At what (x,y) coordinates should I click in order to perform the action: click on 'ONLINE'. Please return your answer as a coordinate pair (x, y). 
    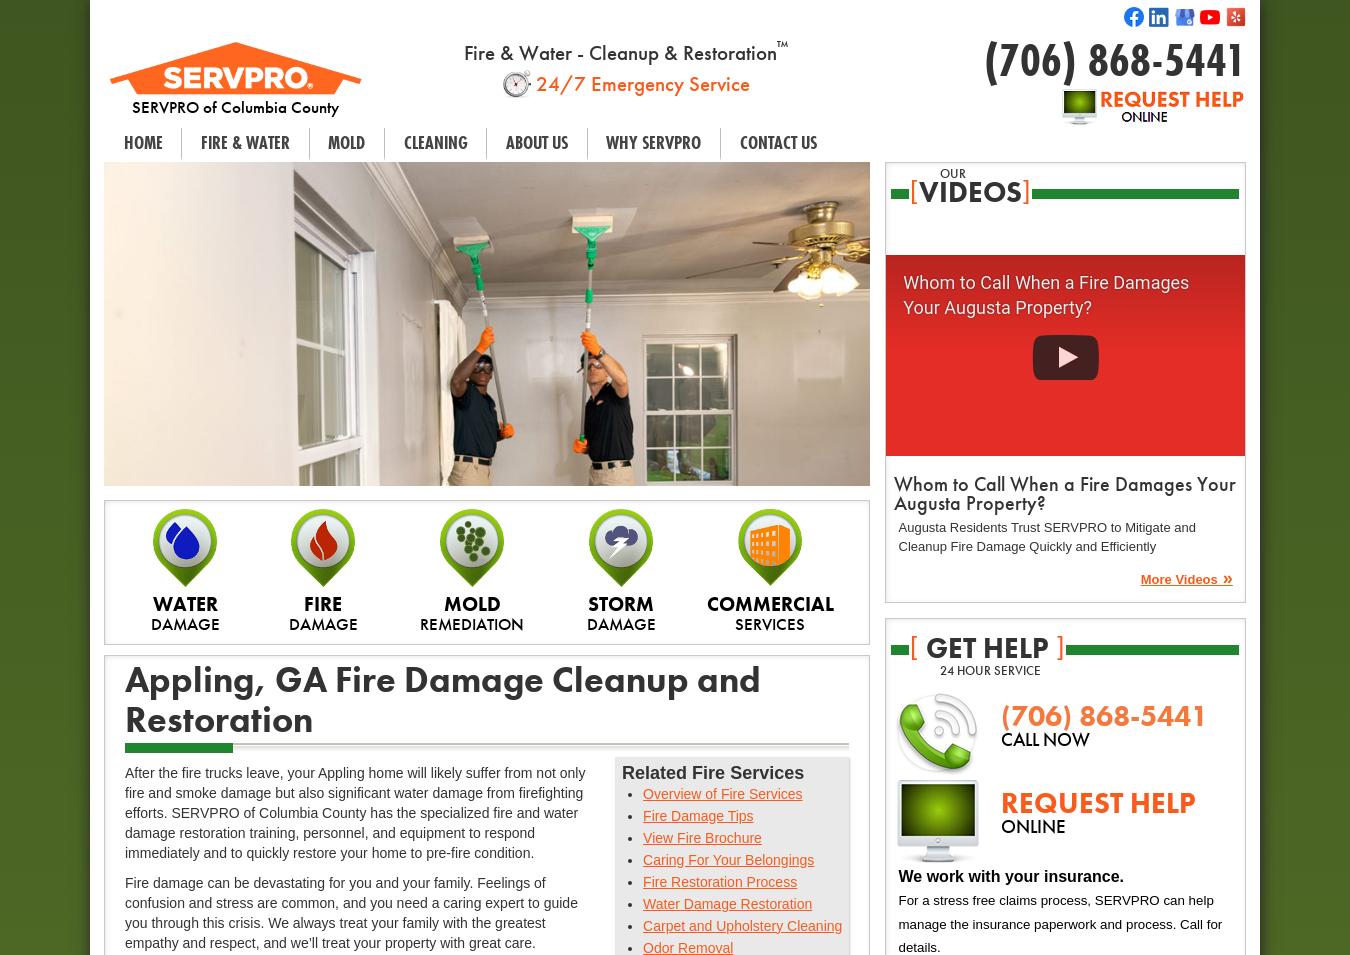
    Looking at the image, I should click on (1032, 825).